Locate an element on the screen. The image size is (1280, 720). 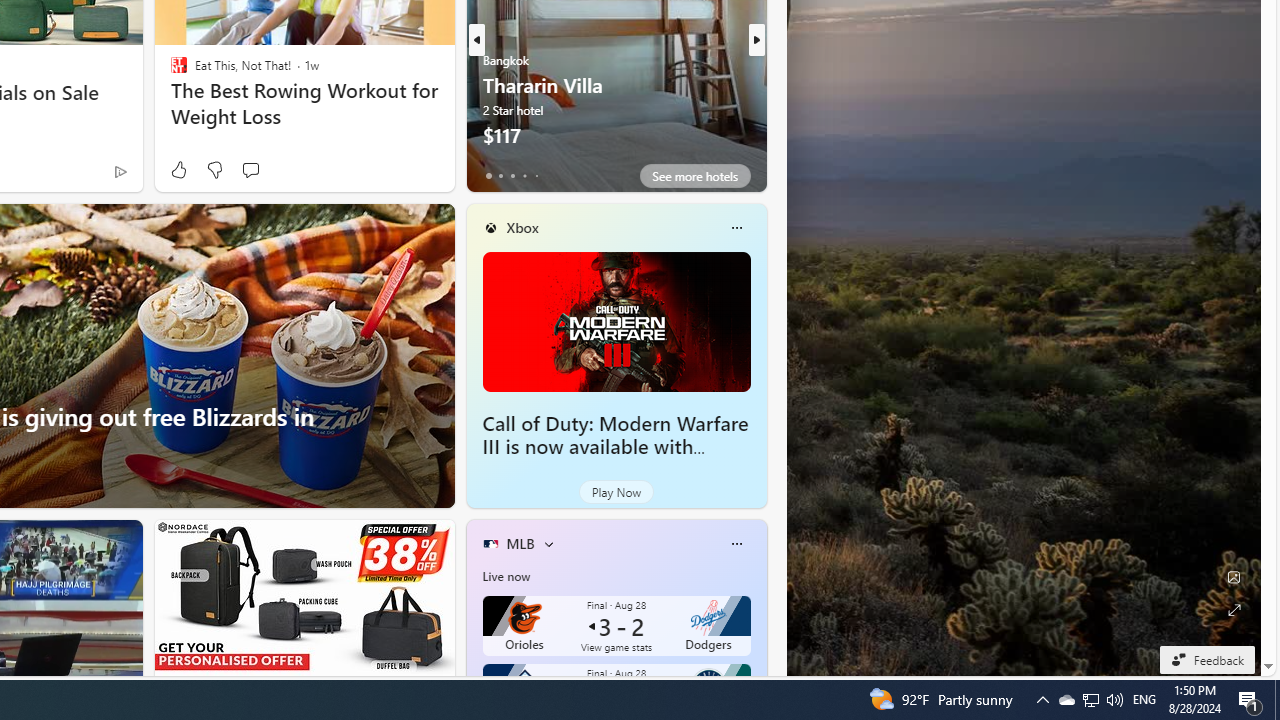
'tab-1' is located at coordinates (500, 175).